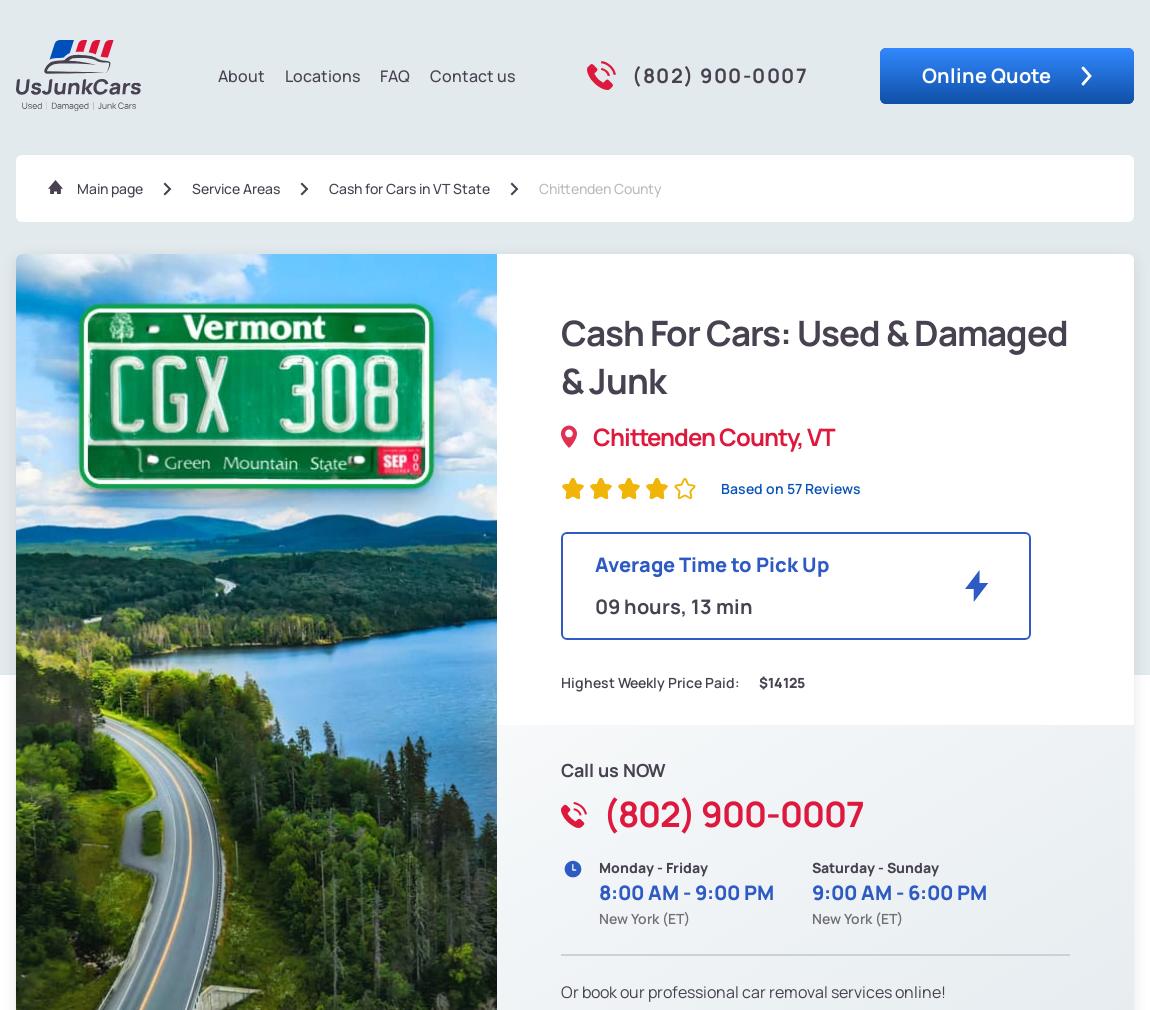  What do you see at coordinates (329, 187) in the screenshot?
I see `'Сash for Cars in
                                                                                                VT State'` at bounding box center [329, 187].